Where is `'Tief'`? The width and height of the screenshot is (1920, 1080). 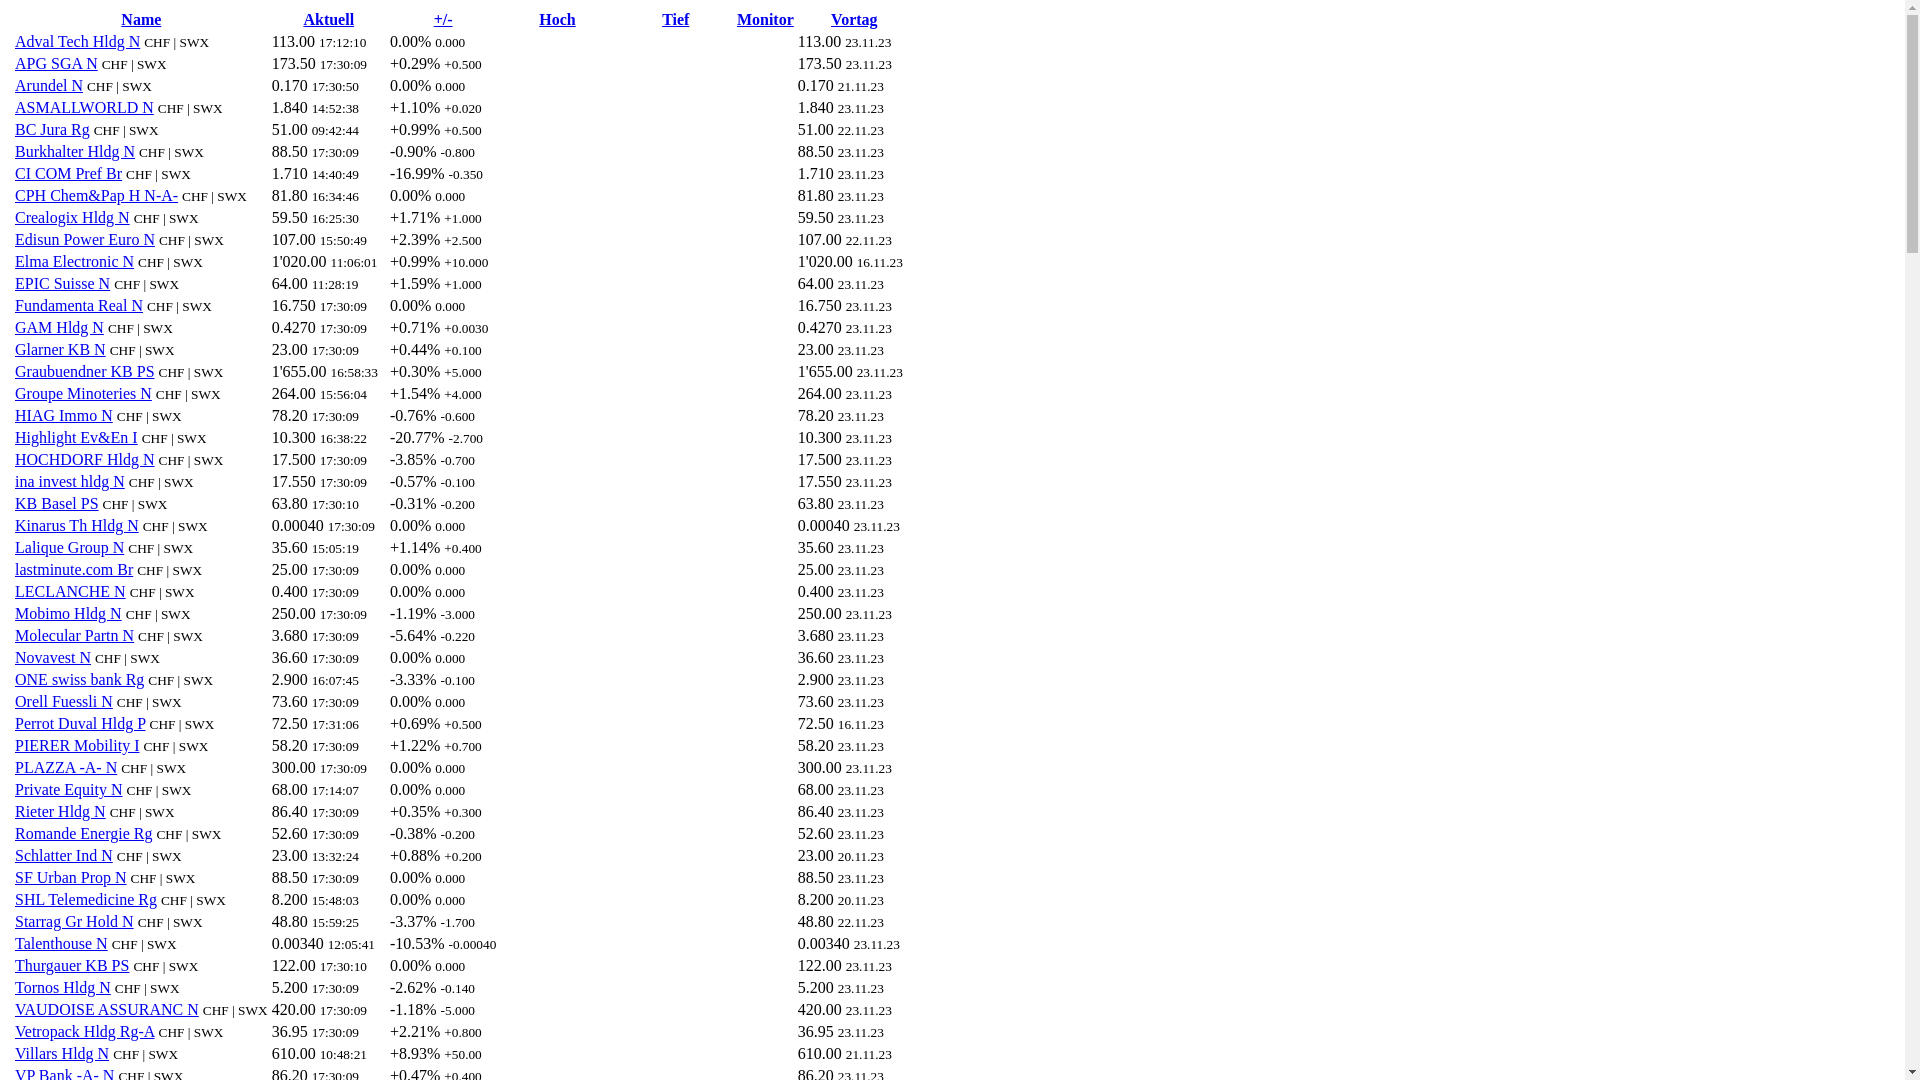 'Tief' is located at coordinates (675, 19).